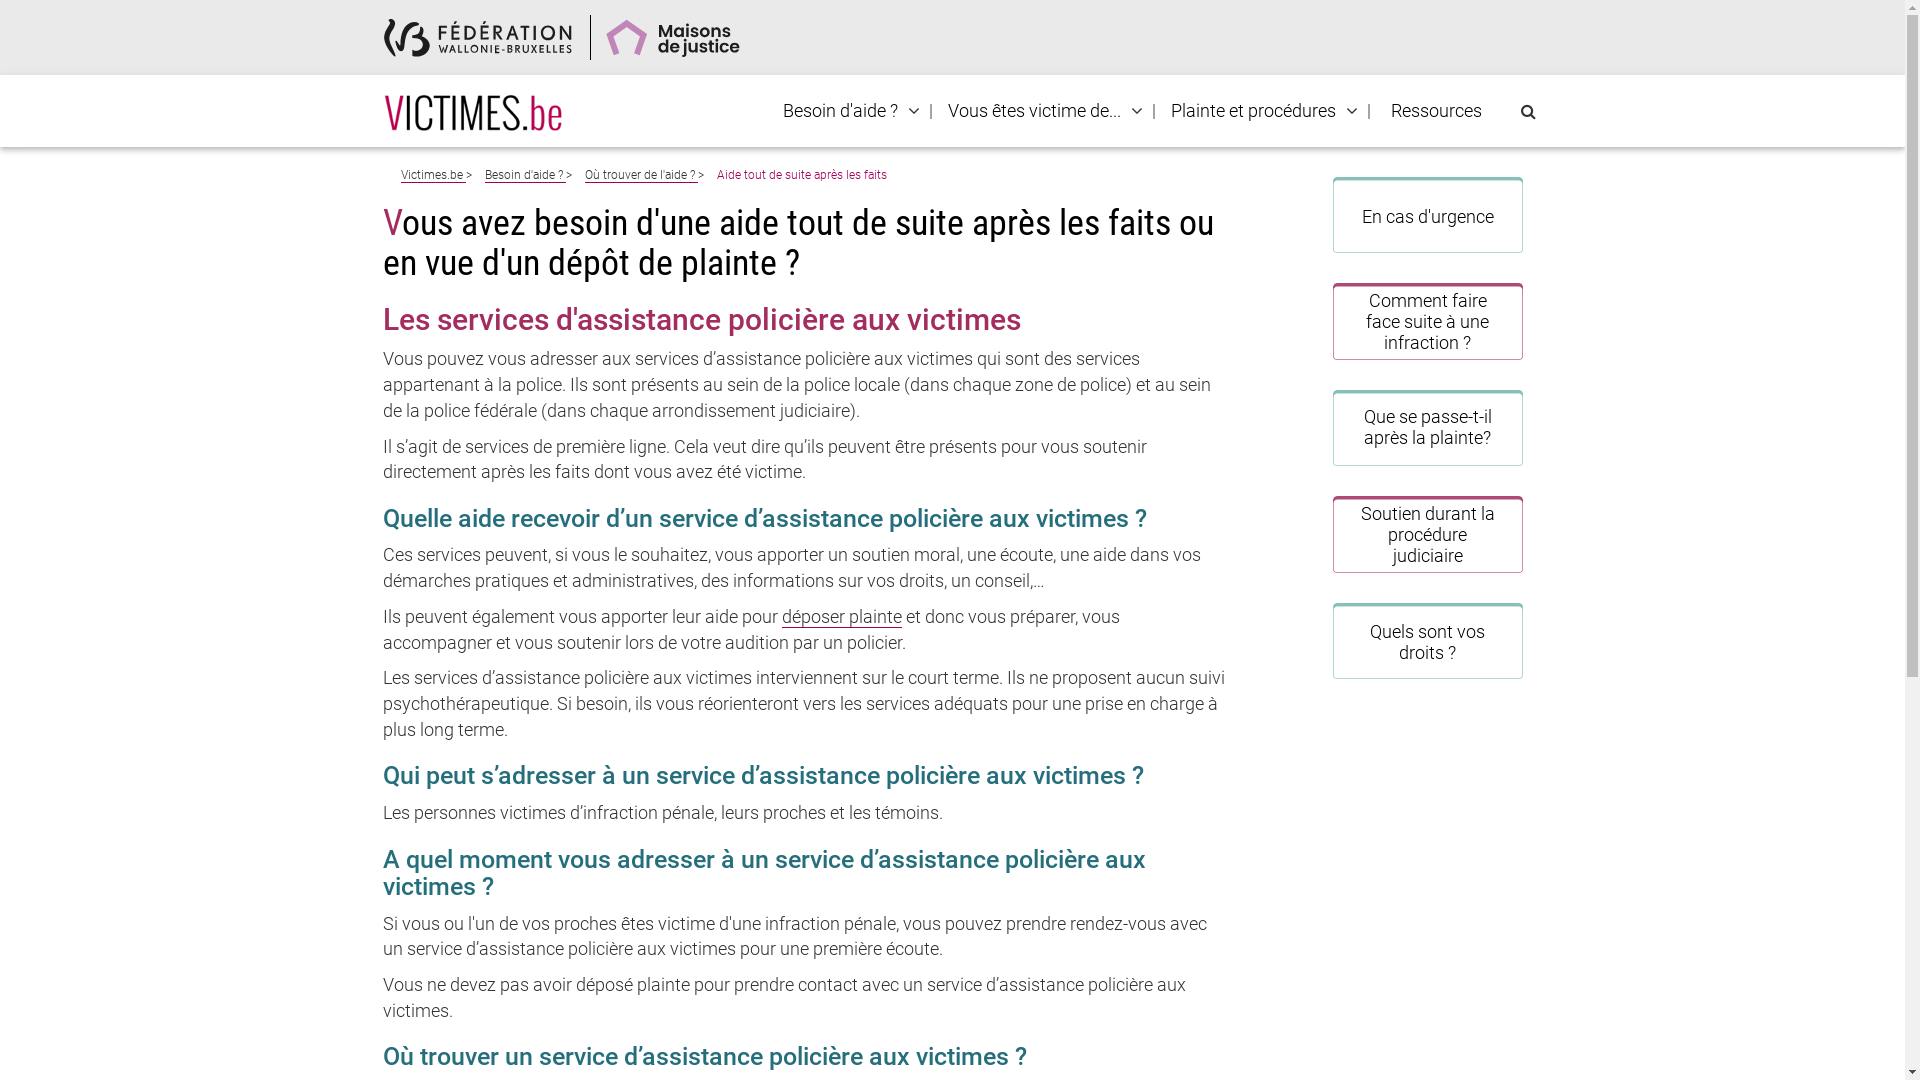 The image size is (1920, 1080). What do you see at coordinates (1435, 111) in the screenshot?
I see `'Ressources'` at bounding box center [1435, 111].